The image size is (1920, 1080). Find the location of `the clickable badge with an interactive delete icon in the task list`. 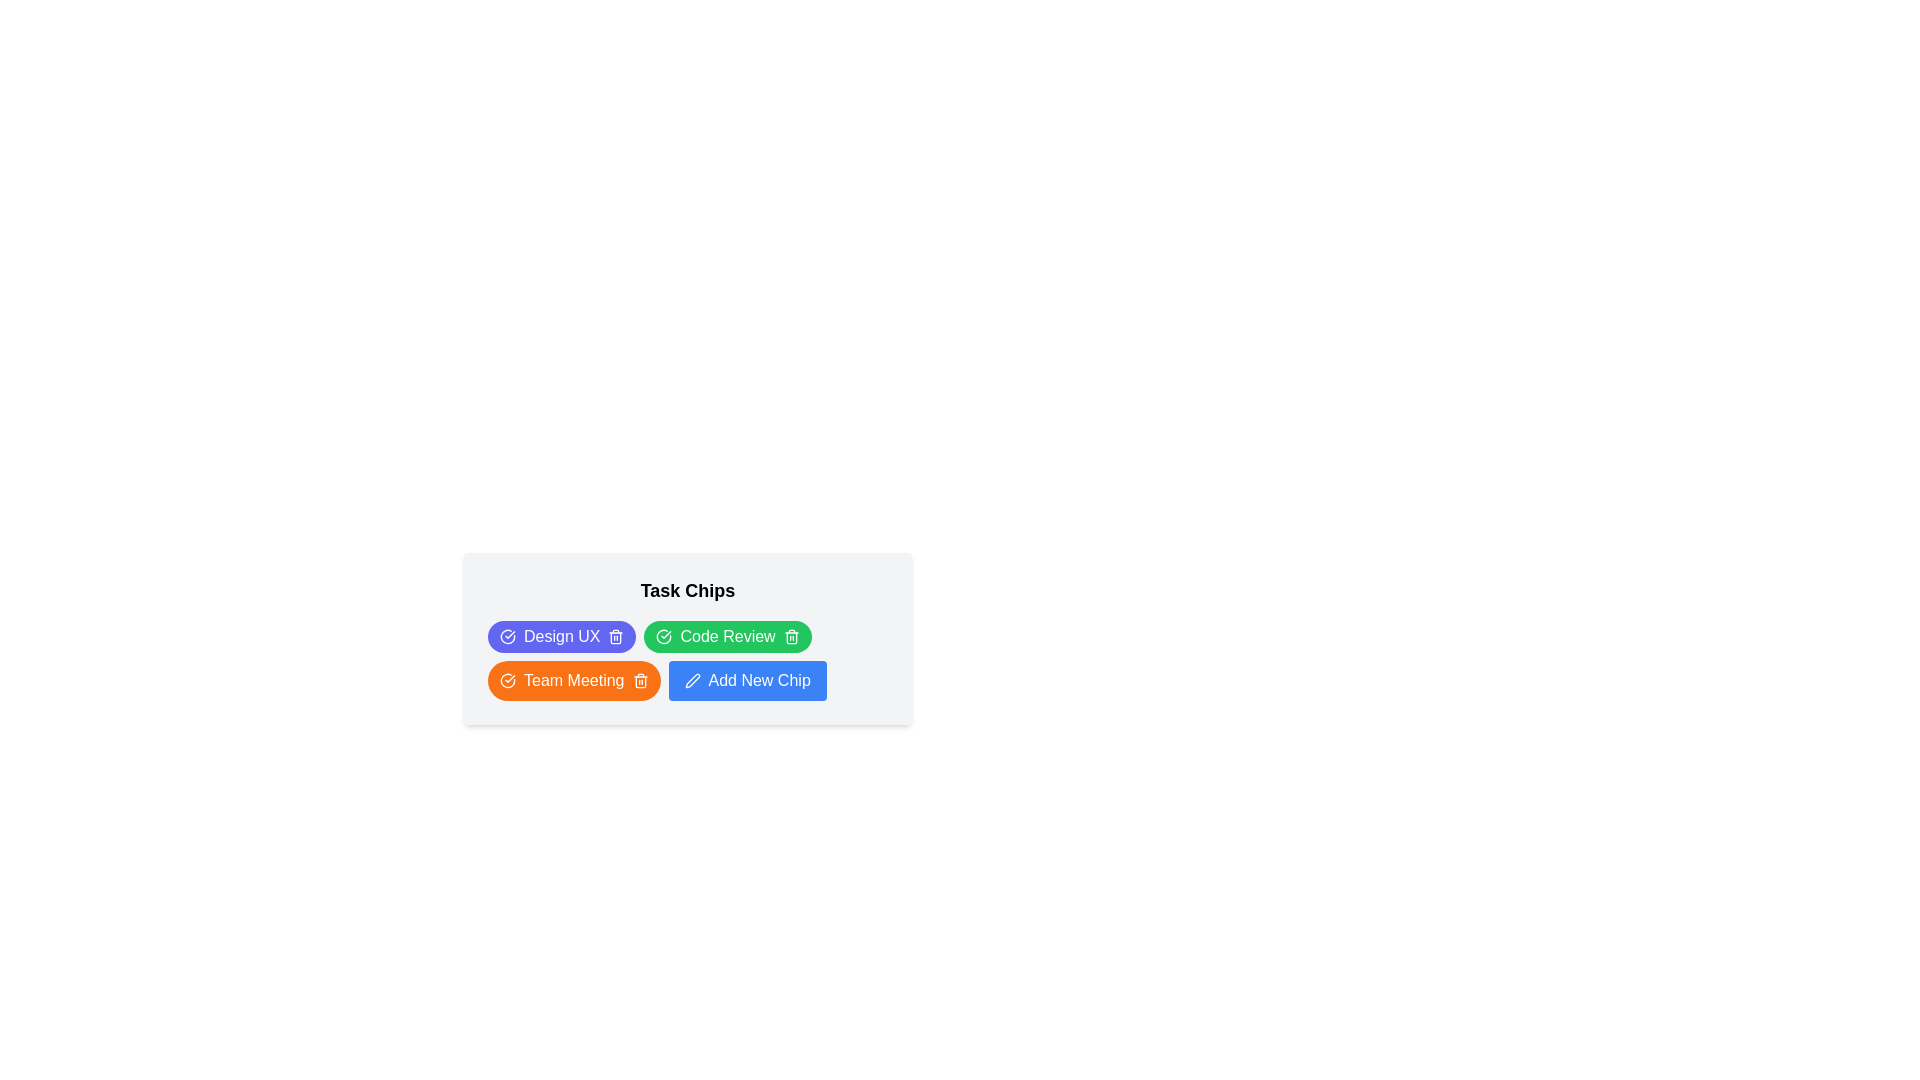

the clickable badge with an interactive delete icon in the task list is located at coordinates (573, 680).